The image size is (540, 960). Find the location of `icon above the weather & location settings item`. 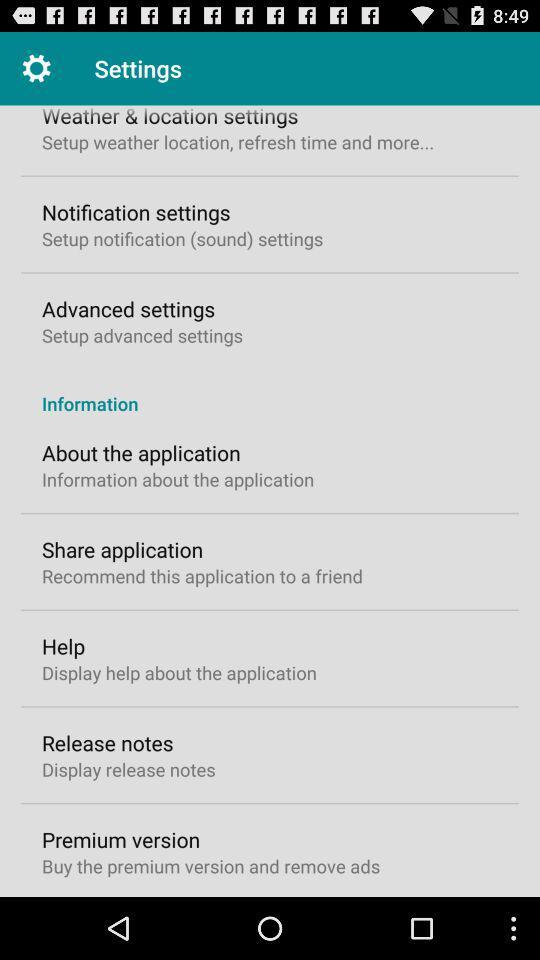

icon above the weather & location settings item is located at coordinates (36, 68).